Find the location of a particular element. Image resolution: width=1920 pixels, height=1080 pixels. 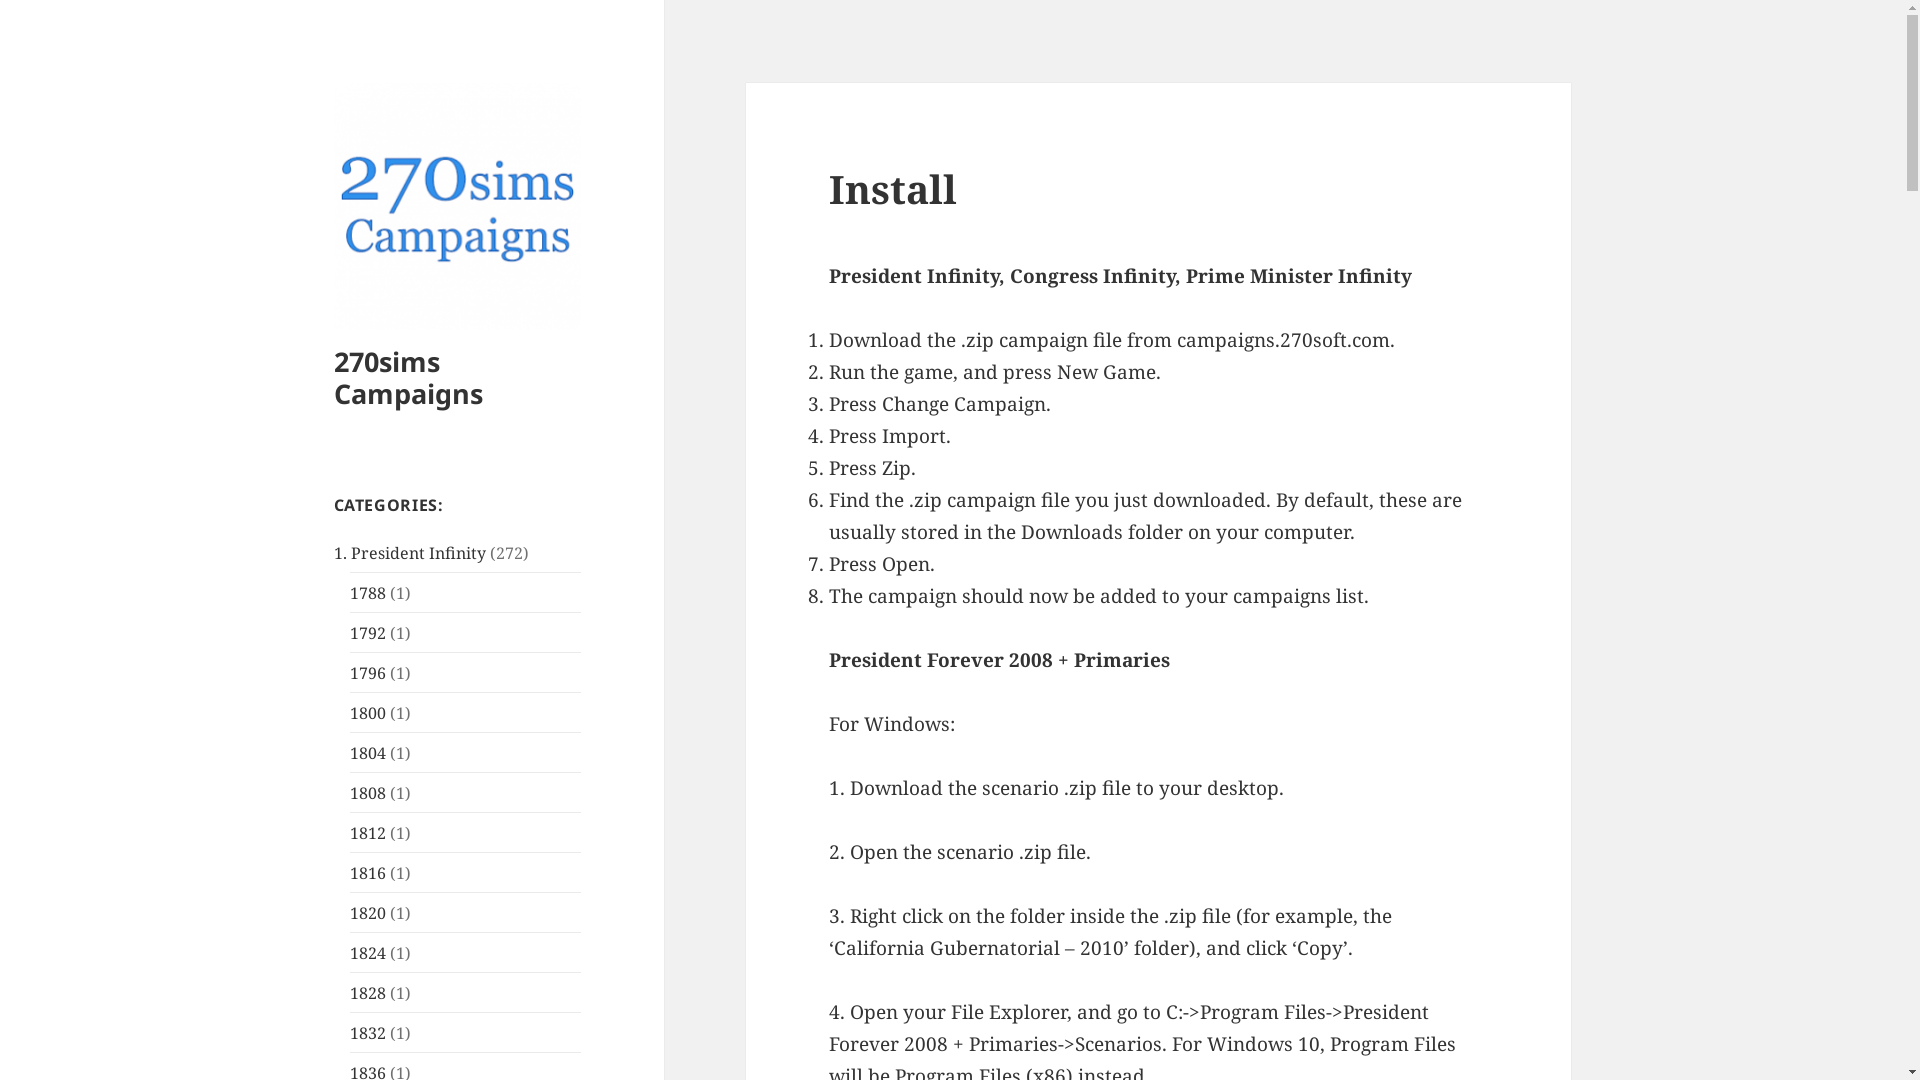

'1792' is located at coordinates (368, 632).